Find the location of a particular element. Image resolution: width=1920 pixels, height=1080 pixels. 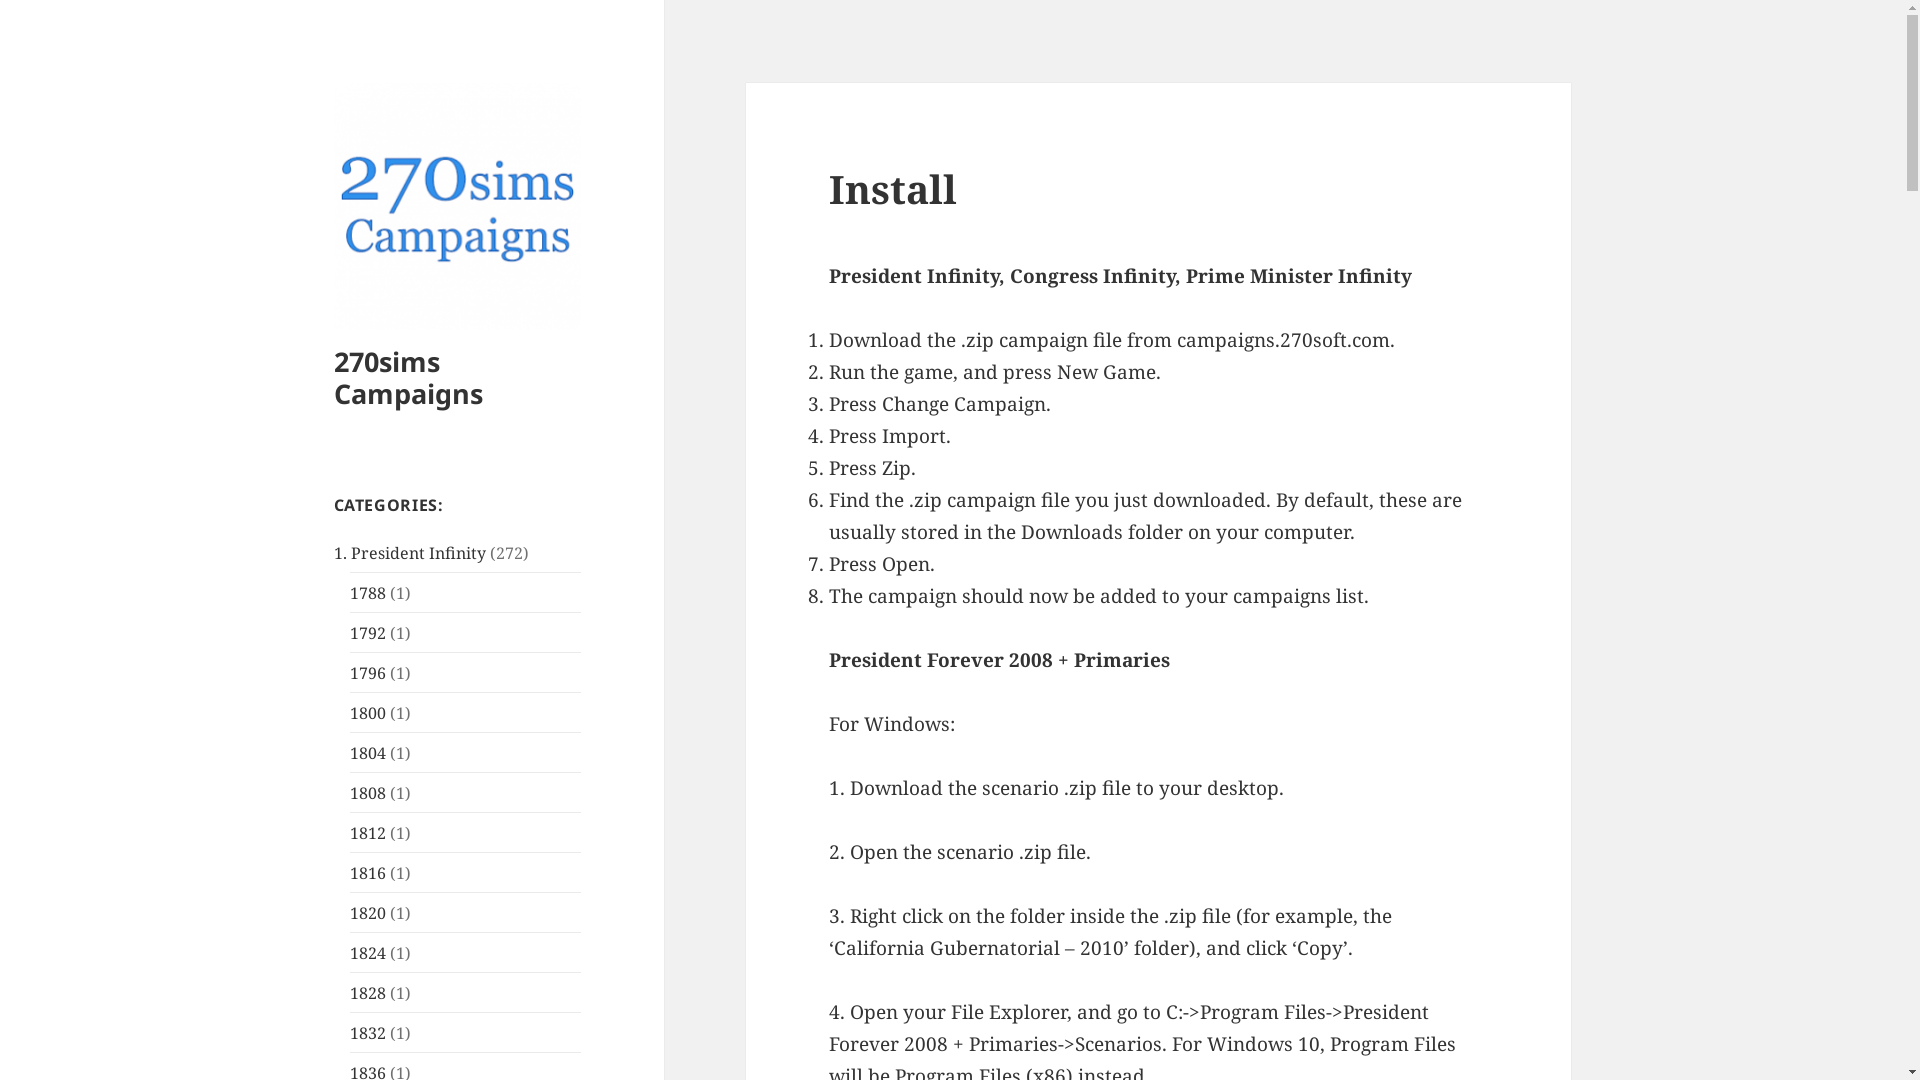

'1792' is located at coordinates (368, 632).